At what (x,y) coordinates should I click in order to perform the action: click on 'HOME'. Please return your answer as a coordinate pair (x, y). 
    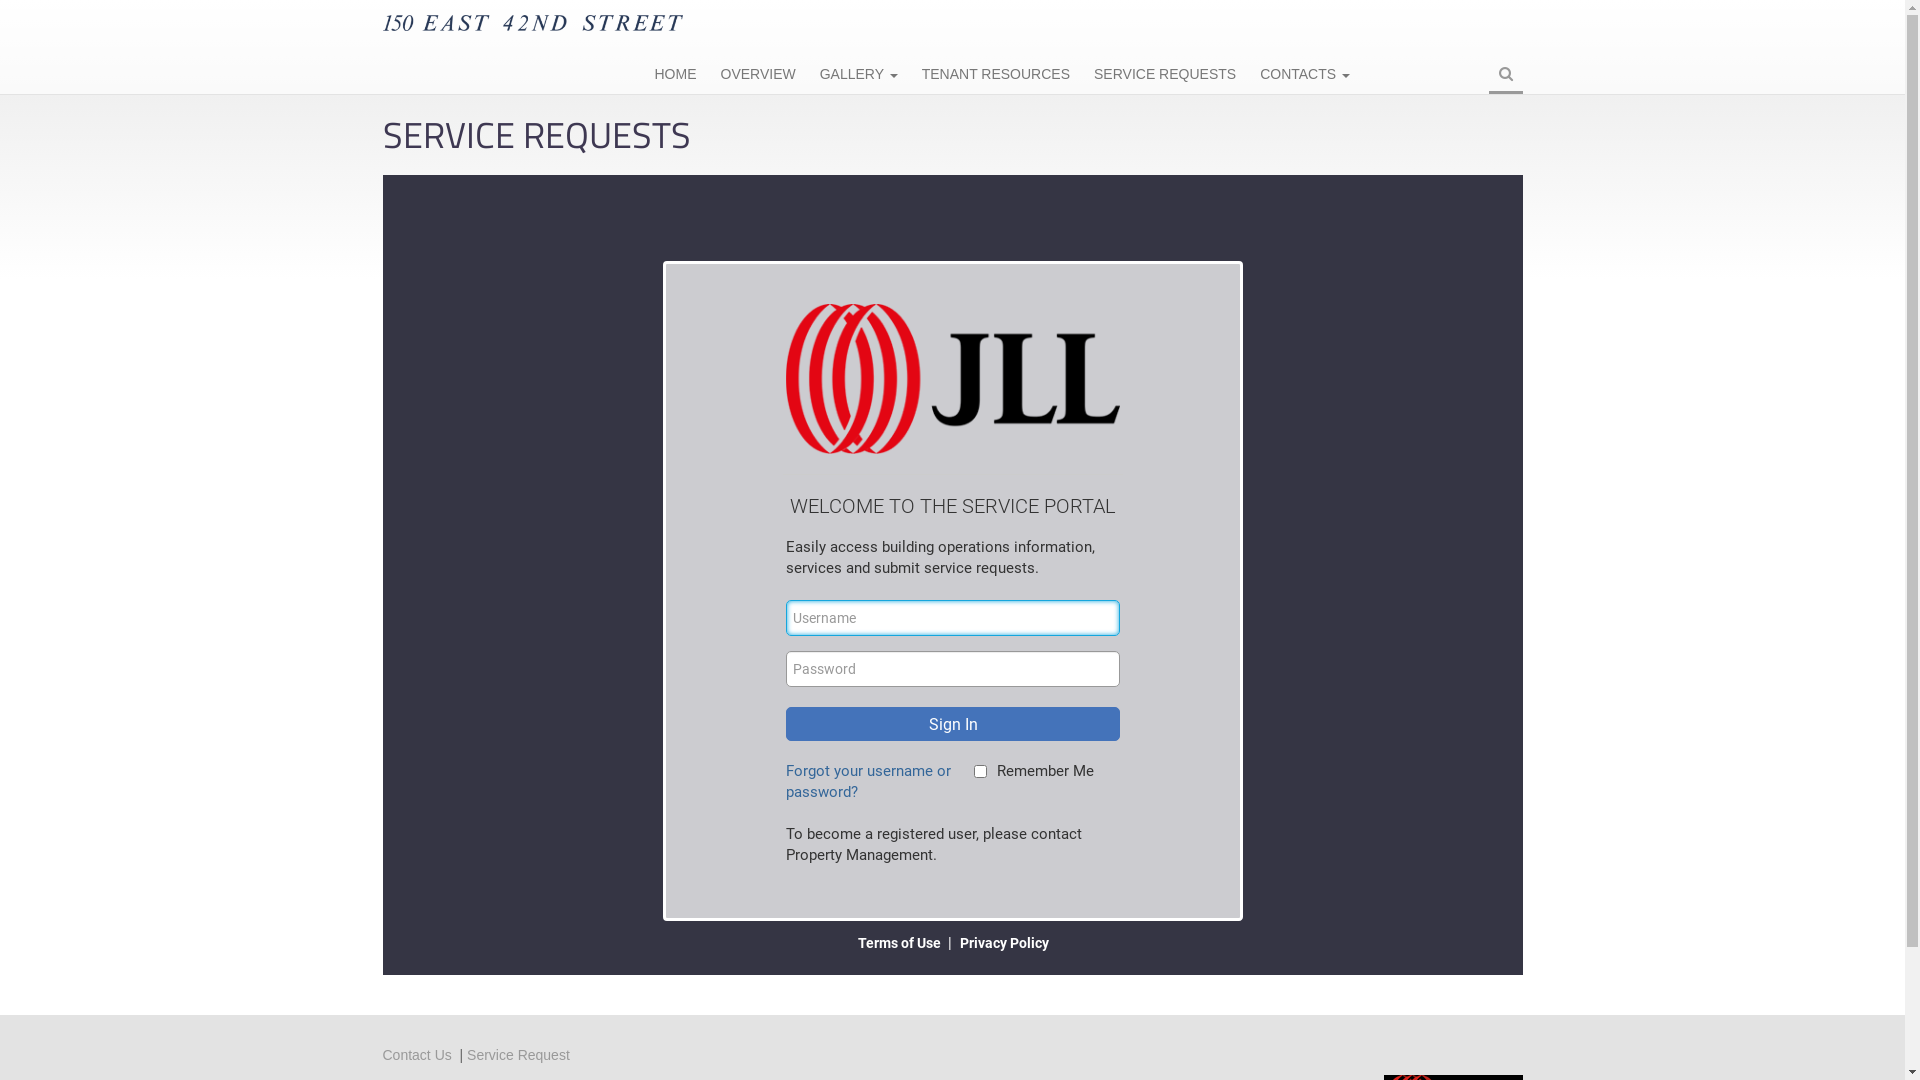
    Looking at the image, I should click on (642, 74).